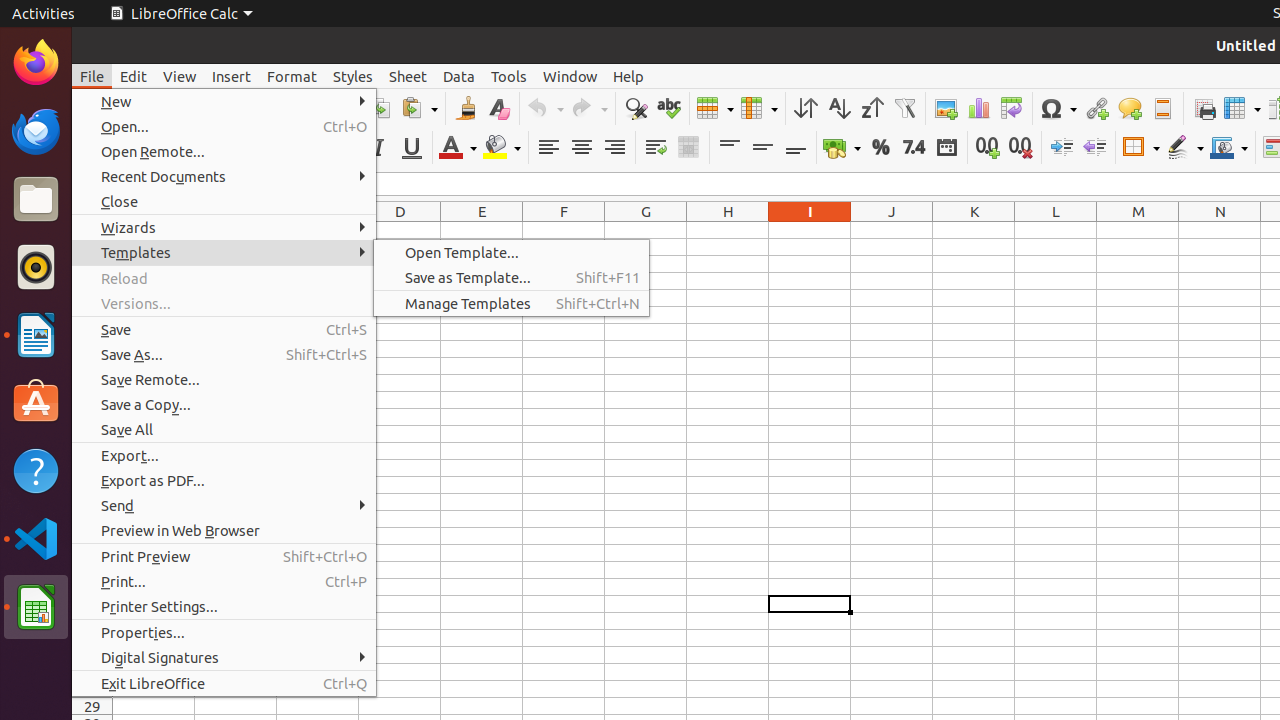 This screenshot has width=1280, height=720. Describe the element at coordinates (1020, 146) in the screenshot. I see `'Delete Decimal Place'` at that location.